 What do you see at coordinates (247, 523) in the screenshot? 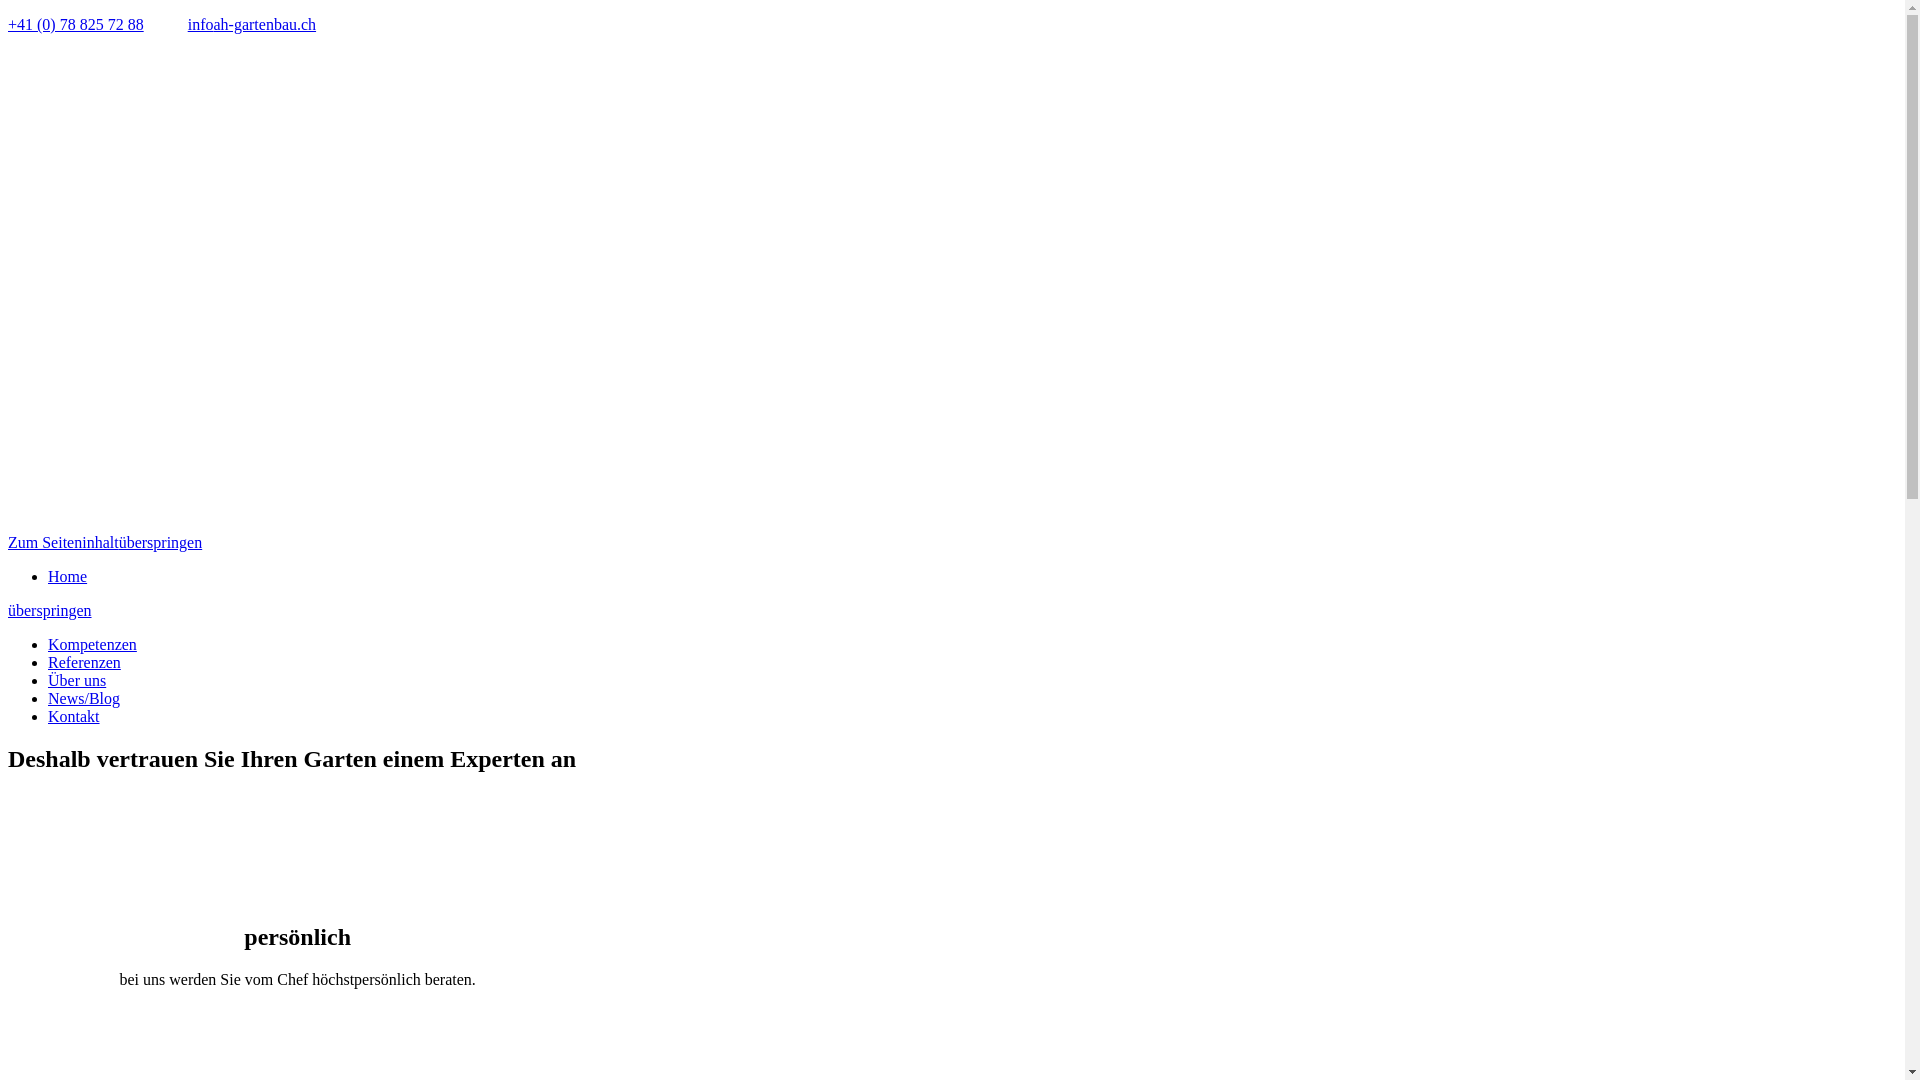
I see `'AH Gartenbau'` at bounding box center [247, 523].